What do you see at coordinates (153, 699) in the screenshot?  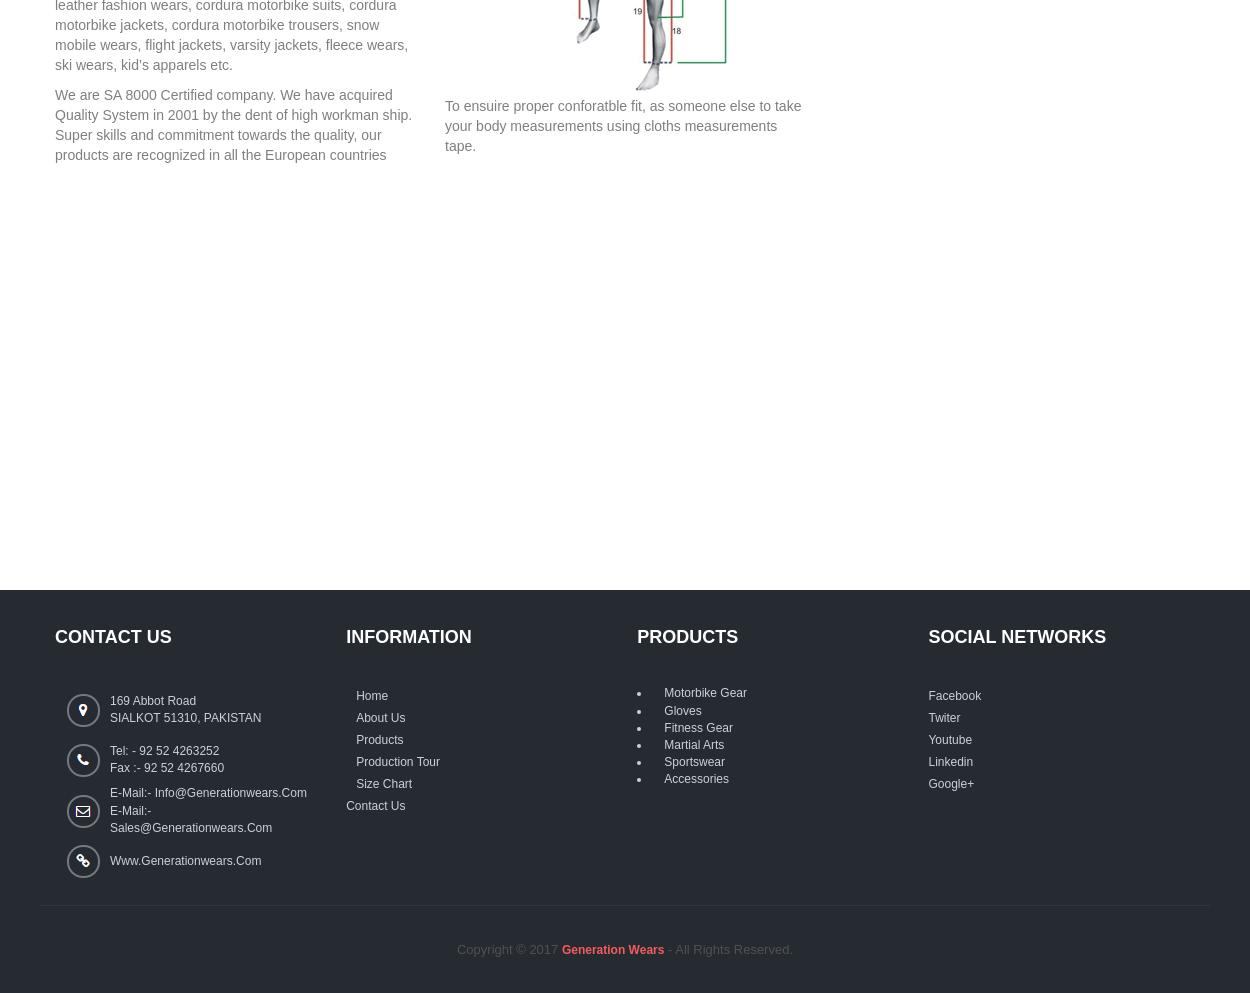 I see `'169 Abbot Road'` at bounding box center [153, 699].